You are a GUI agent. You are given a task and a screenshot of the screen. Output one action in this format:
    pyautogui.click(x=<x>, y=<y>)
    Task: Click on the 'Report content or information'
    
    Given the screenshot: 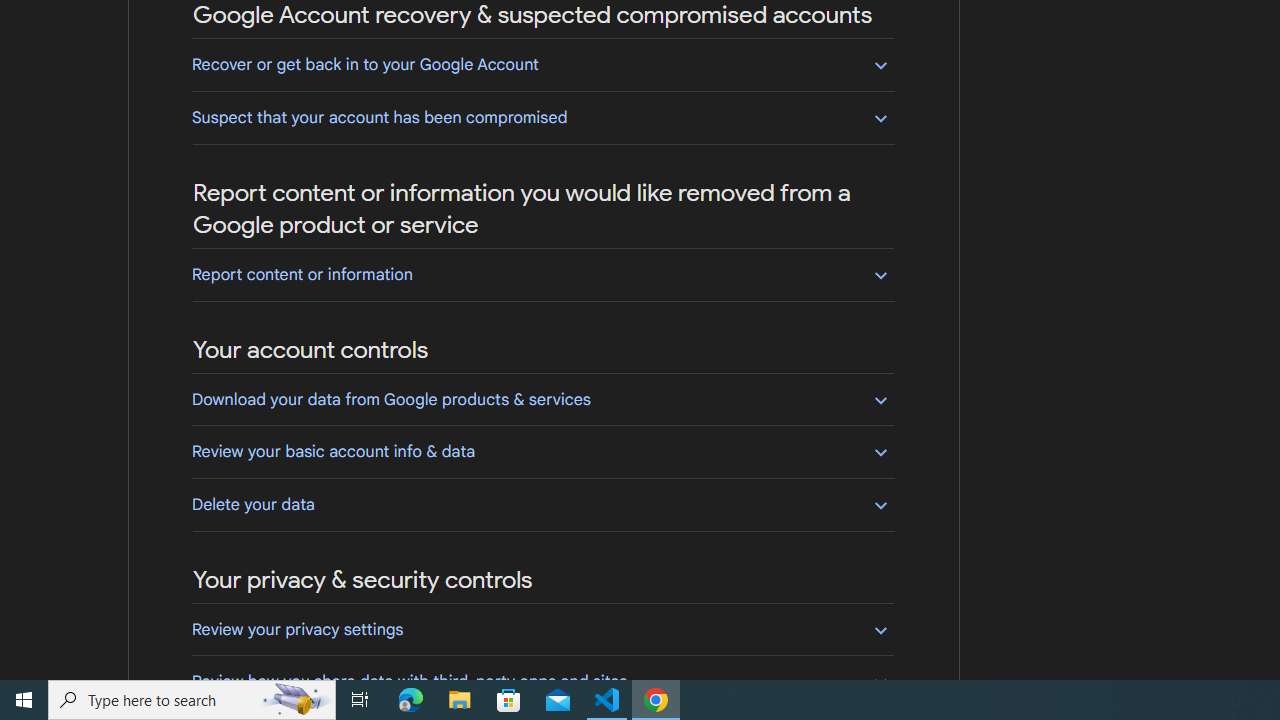 What is the action you would take?
    pyautogui.click(x=542, y=274)
    